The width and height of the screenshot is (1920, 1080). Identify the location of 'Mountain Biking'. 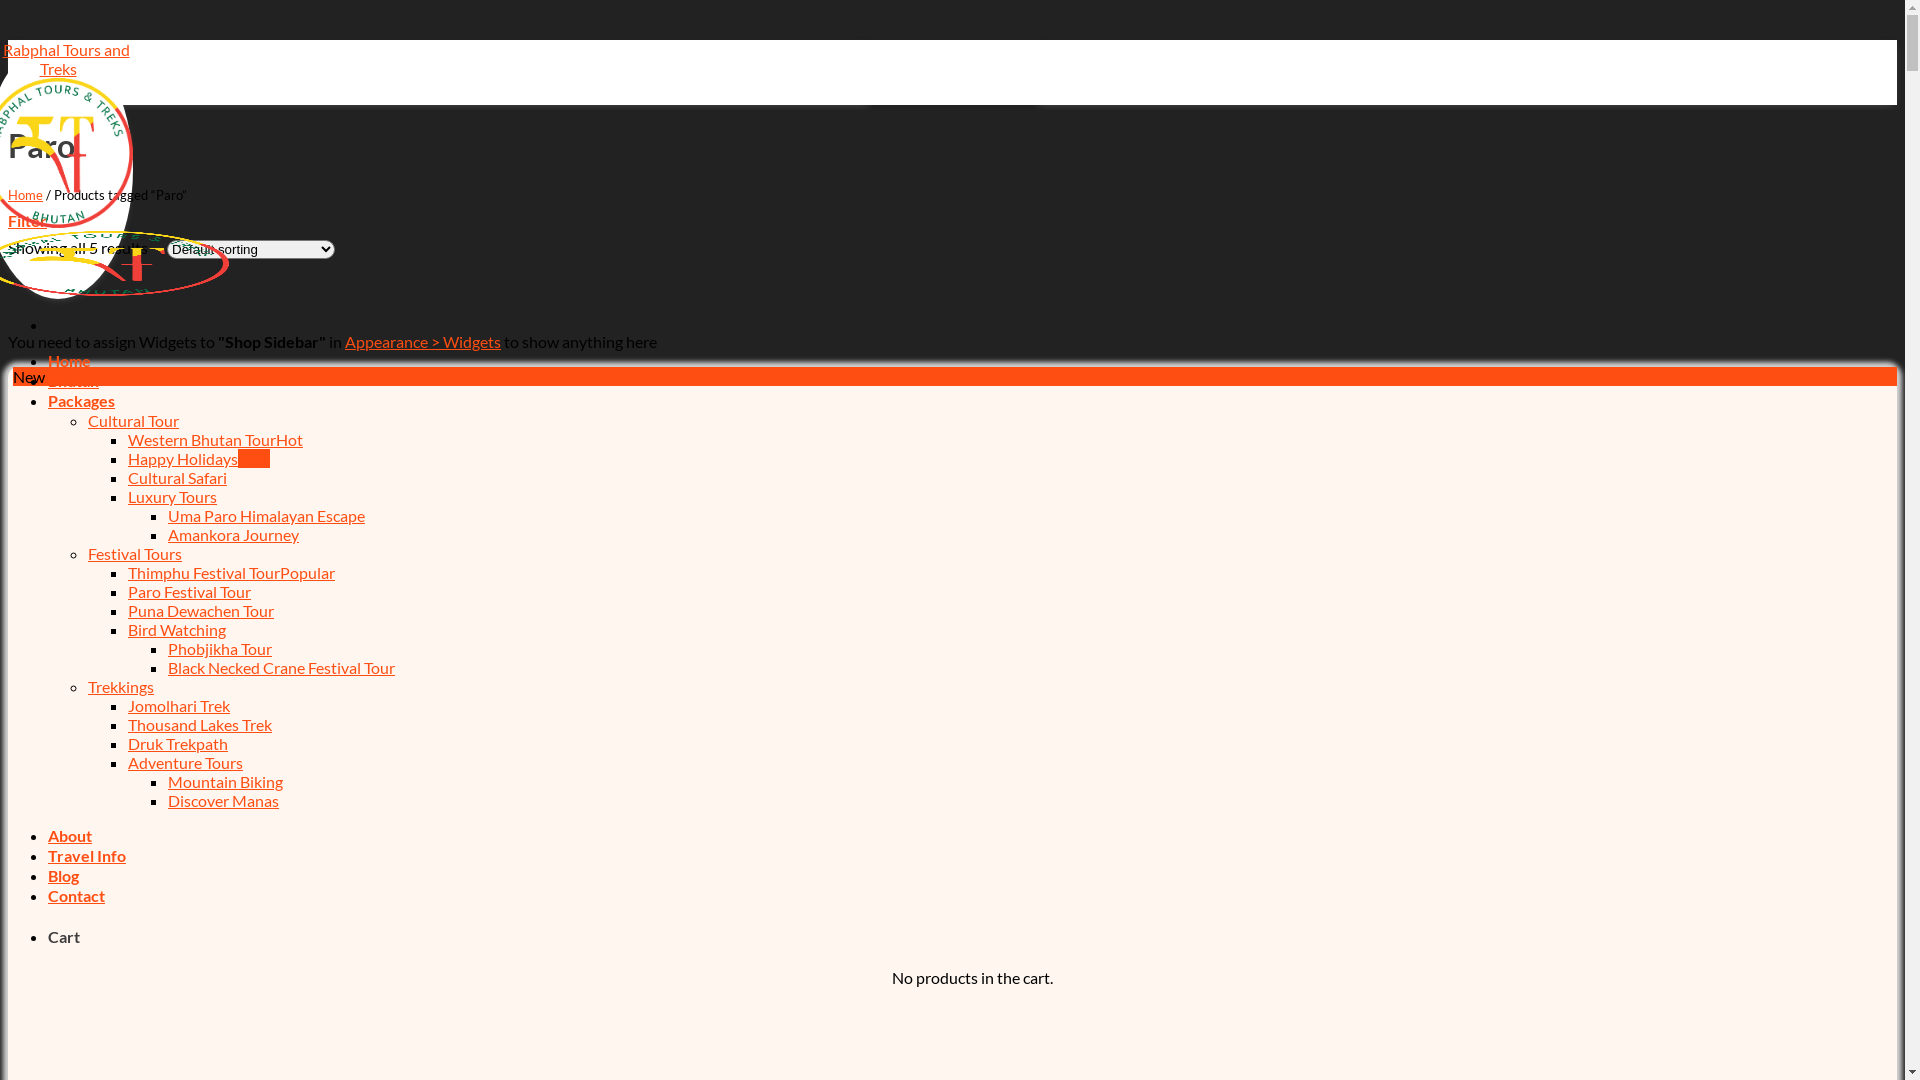
(225, 780).